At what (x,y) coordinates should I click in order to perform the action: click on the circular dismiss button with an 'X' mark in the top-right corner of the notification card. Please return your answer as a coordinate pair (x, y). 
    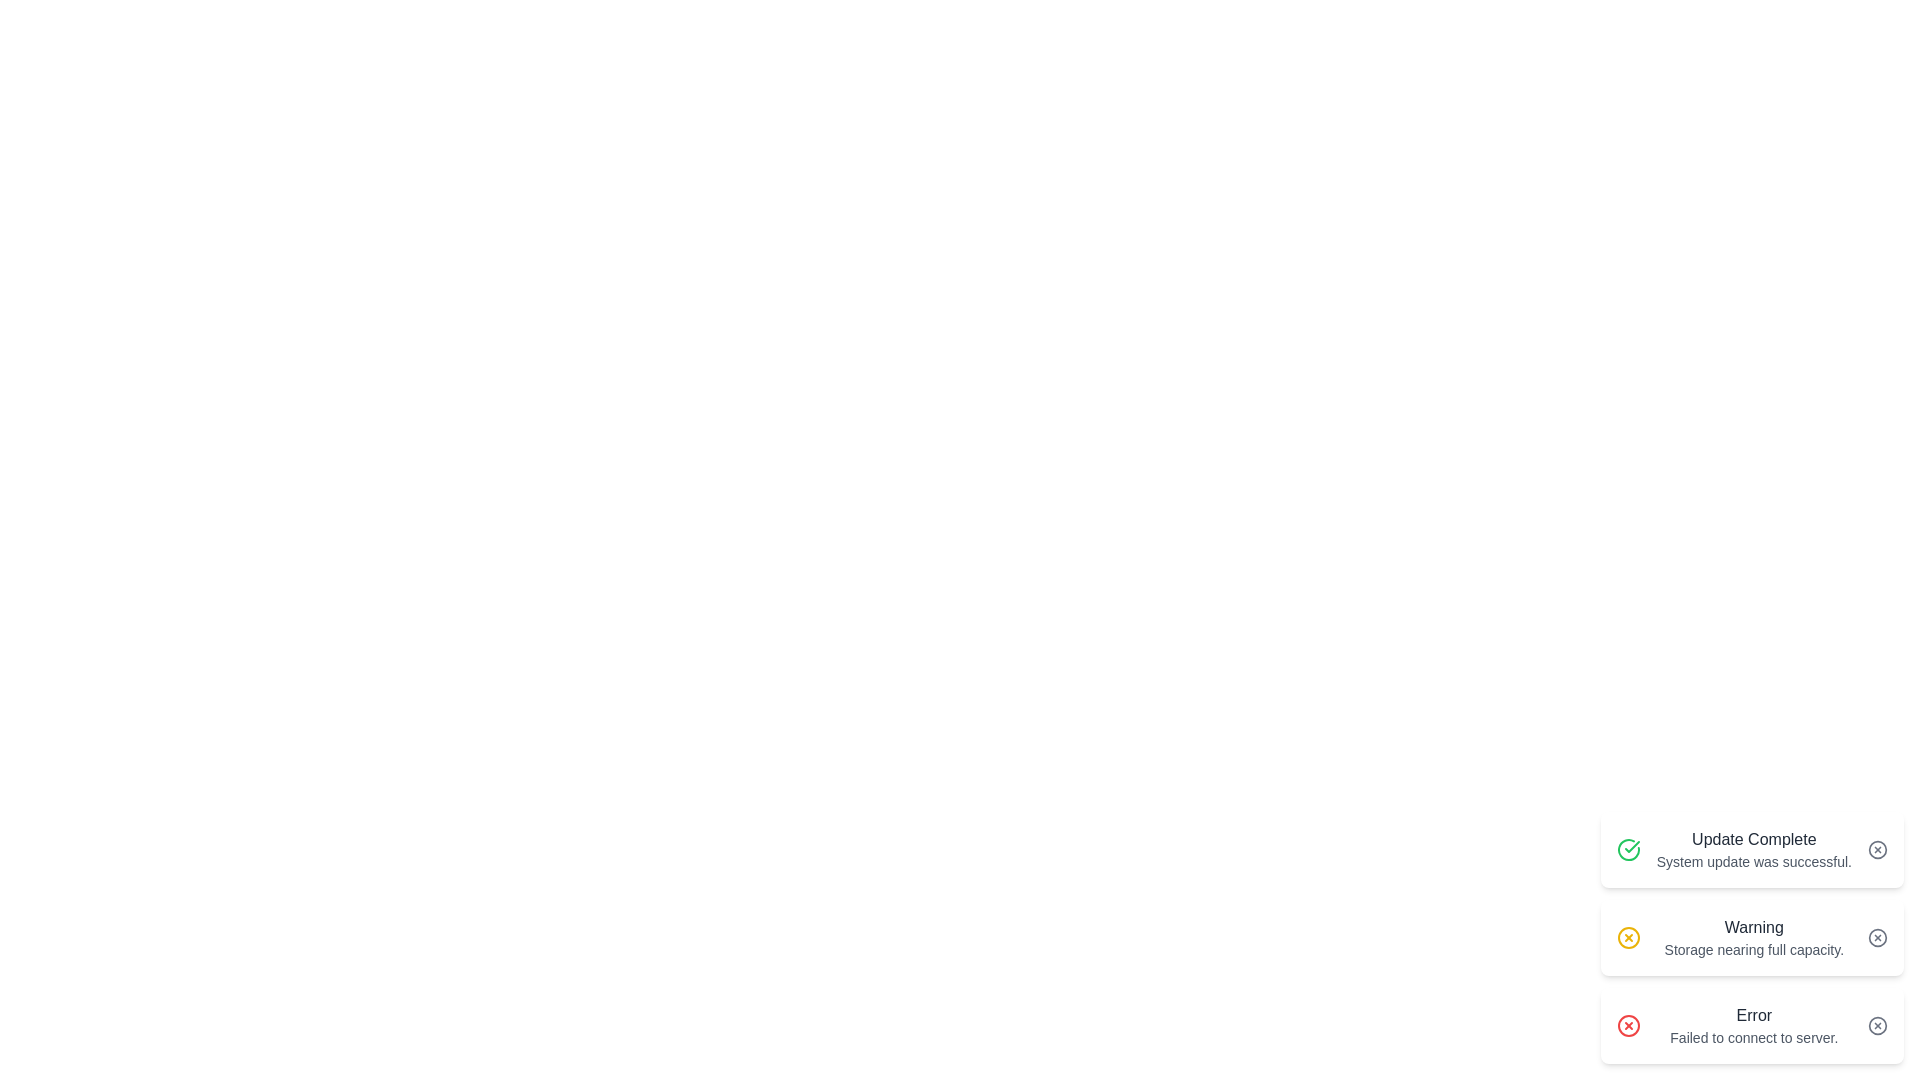
    Looking at the image, I should click on (1876, 937).